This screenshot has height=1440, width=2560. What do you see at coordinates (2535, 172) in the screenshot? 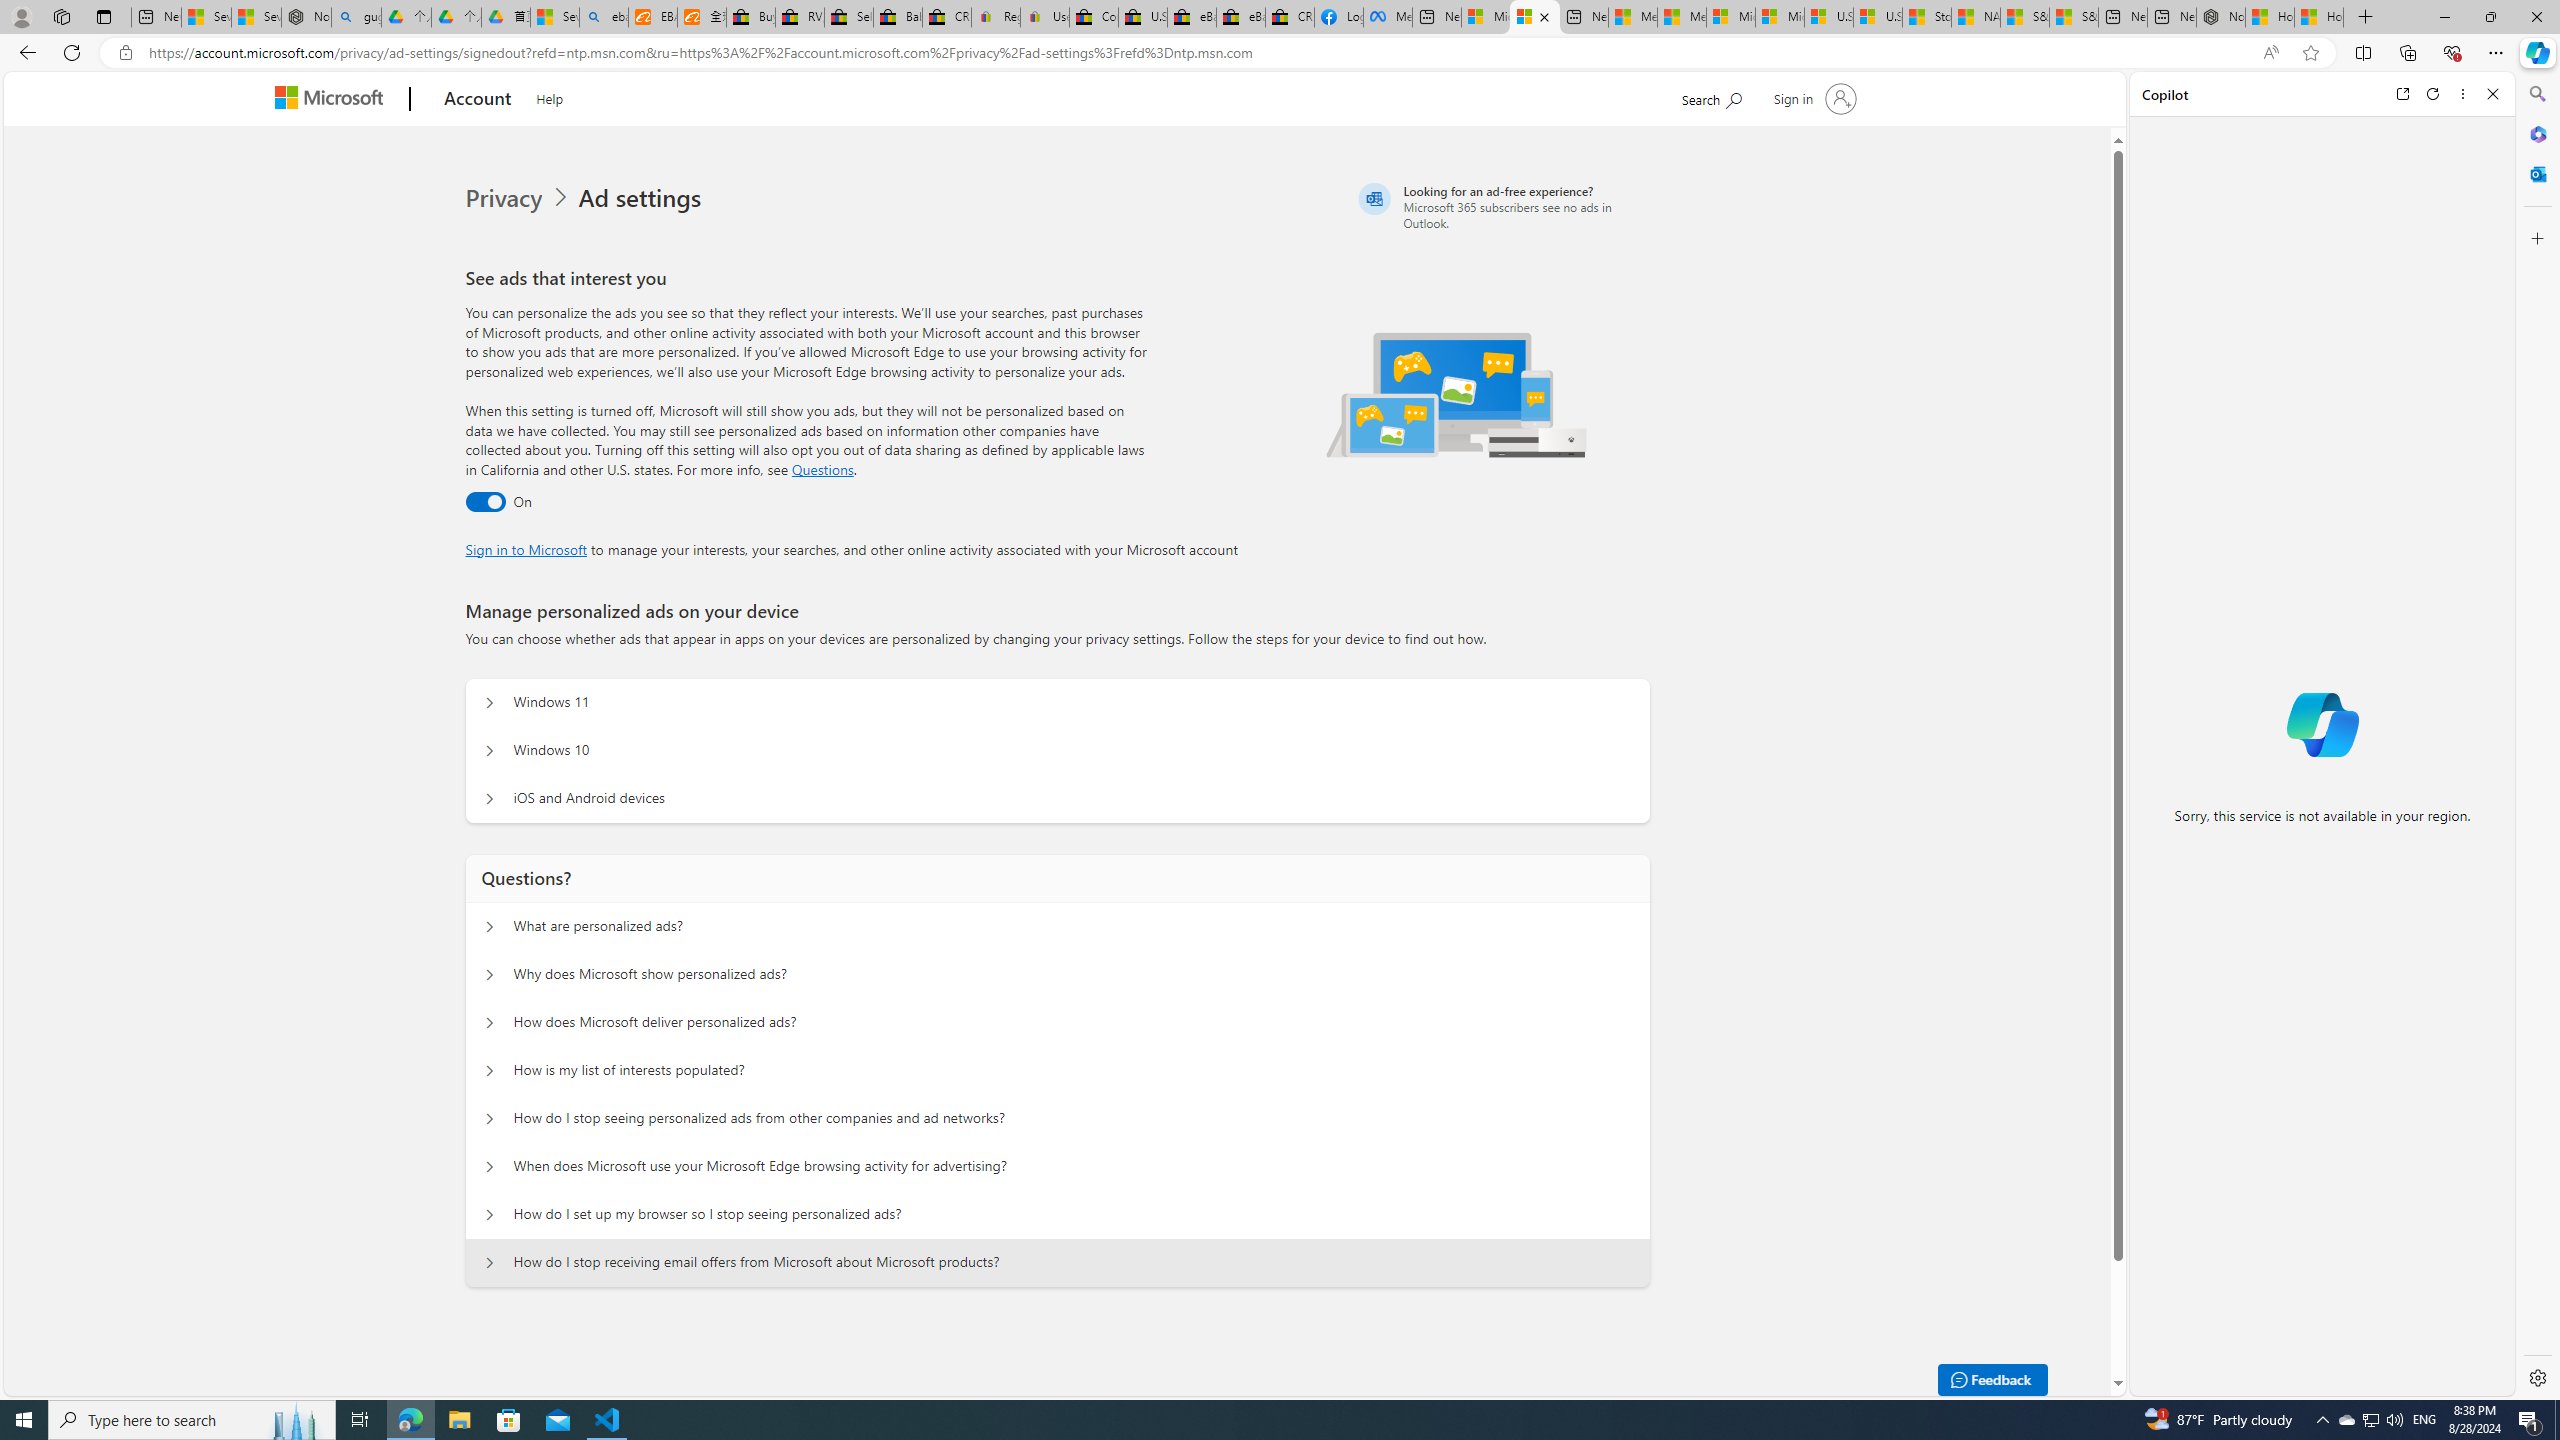
I see `'Outlook'` at bounding box center [2535, 172].